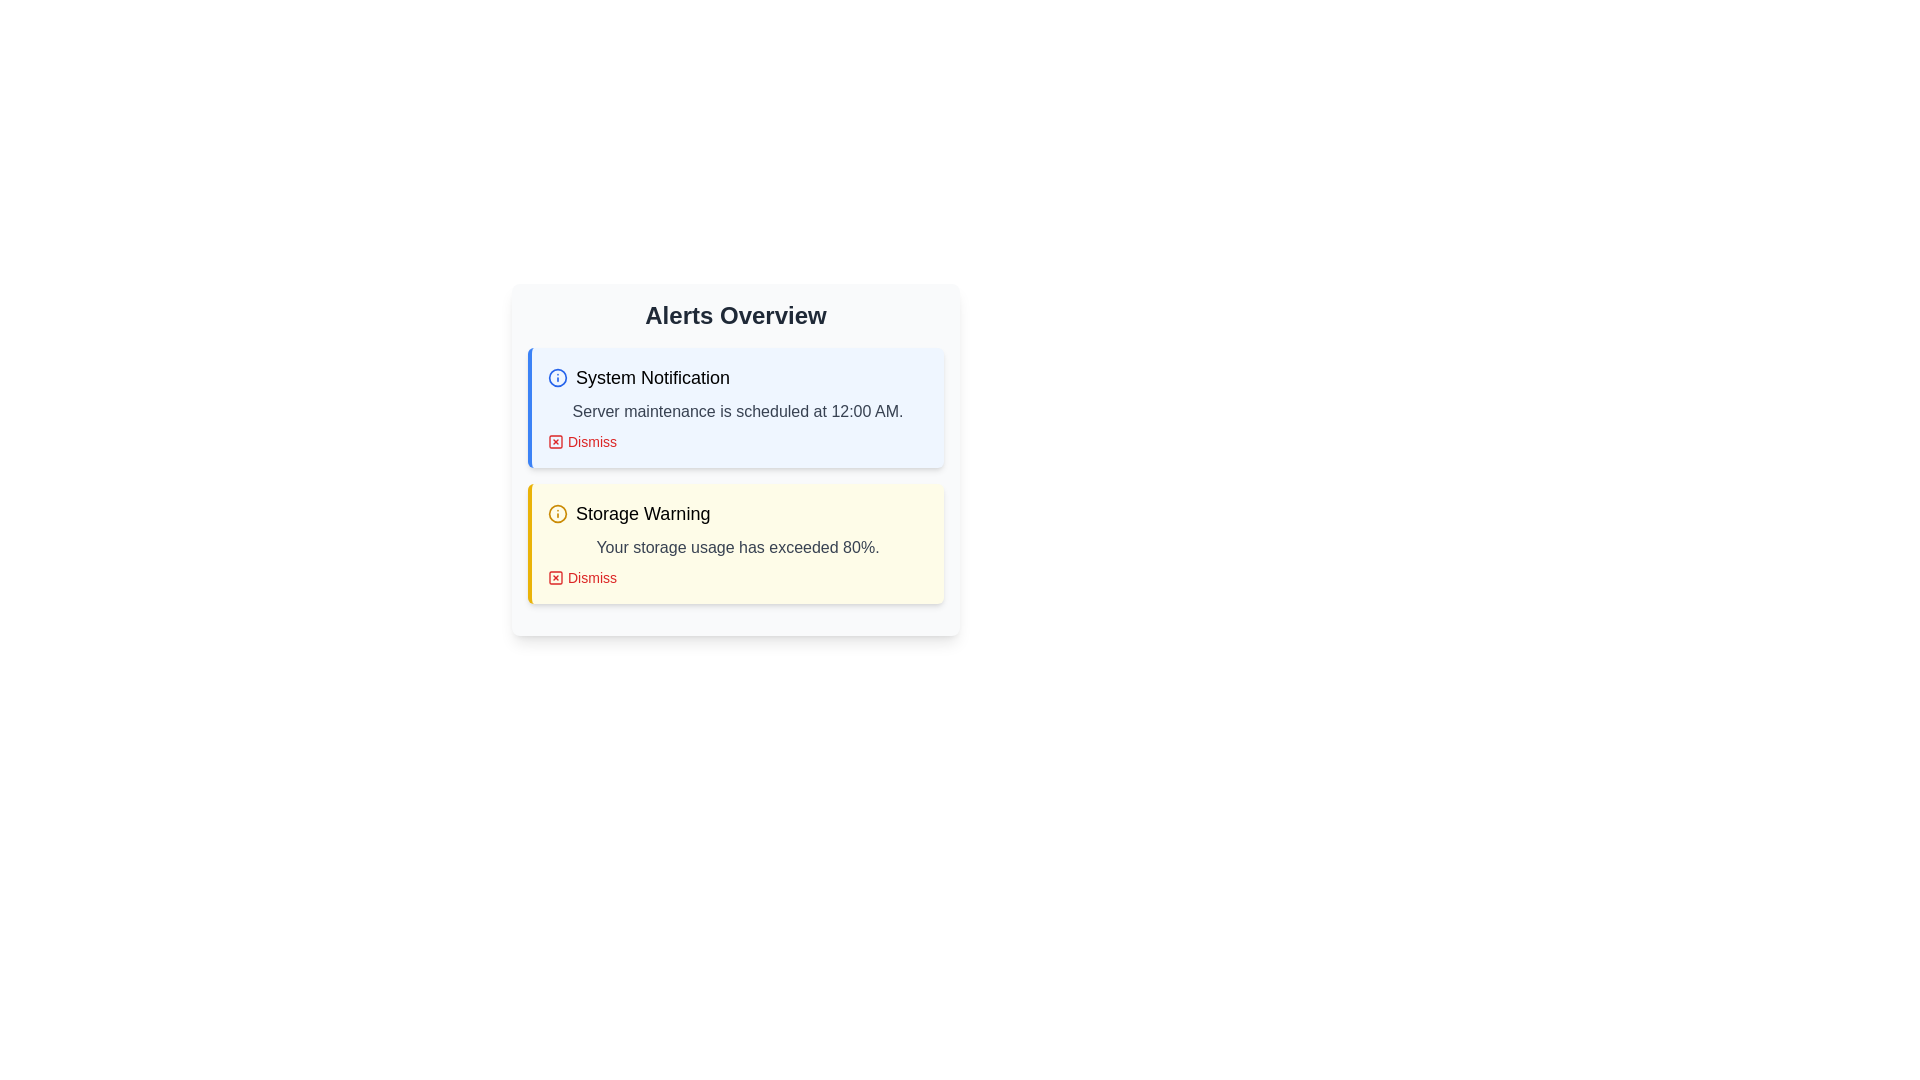 The image size is (1920, 1080). Describe the element at coordinates (581, 441) in the screenshot. I see `the 'Dismiss' button with red text and an adjacent red square icon containing an 'X' located at the bottom-right corner of the 'System Notification' box` at that location.